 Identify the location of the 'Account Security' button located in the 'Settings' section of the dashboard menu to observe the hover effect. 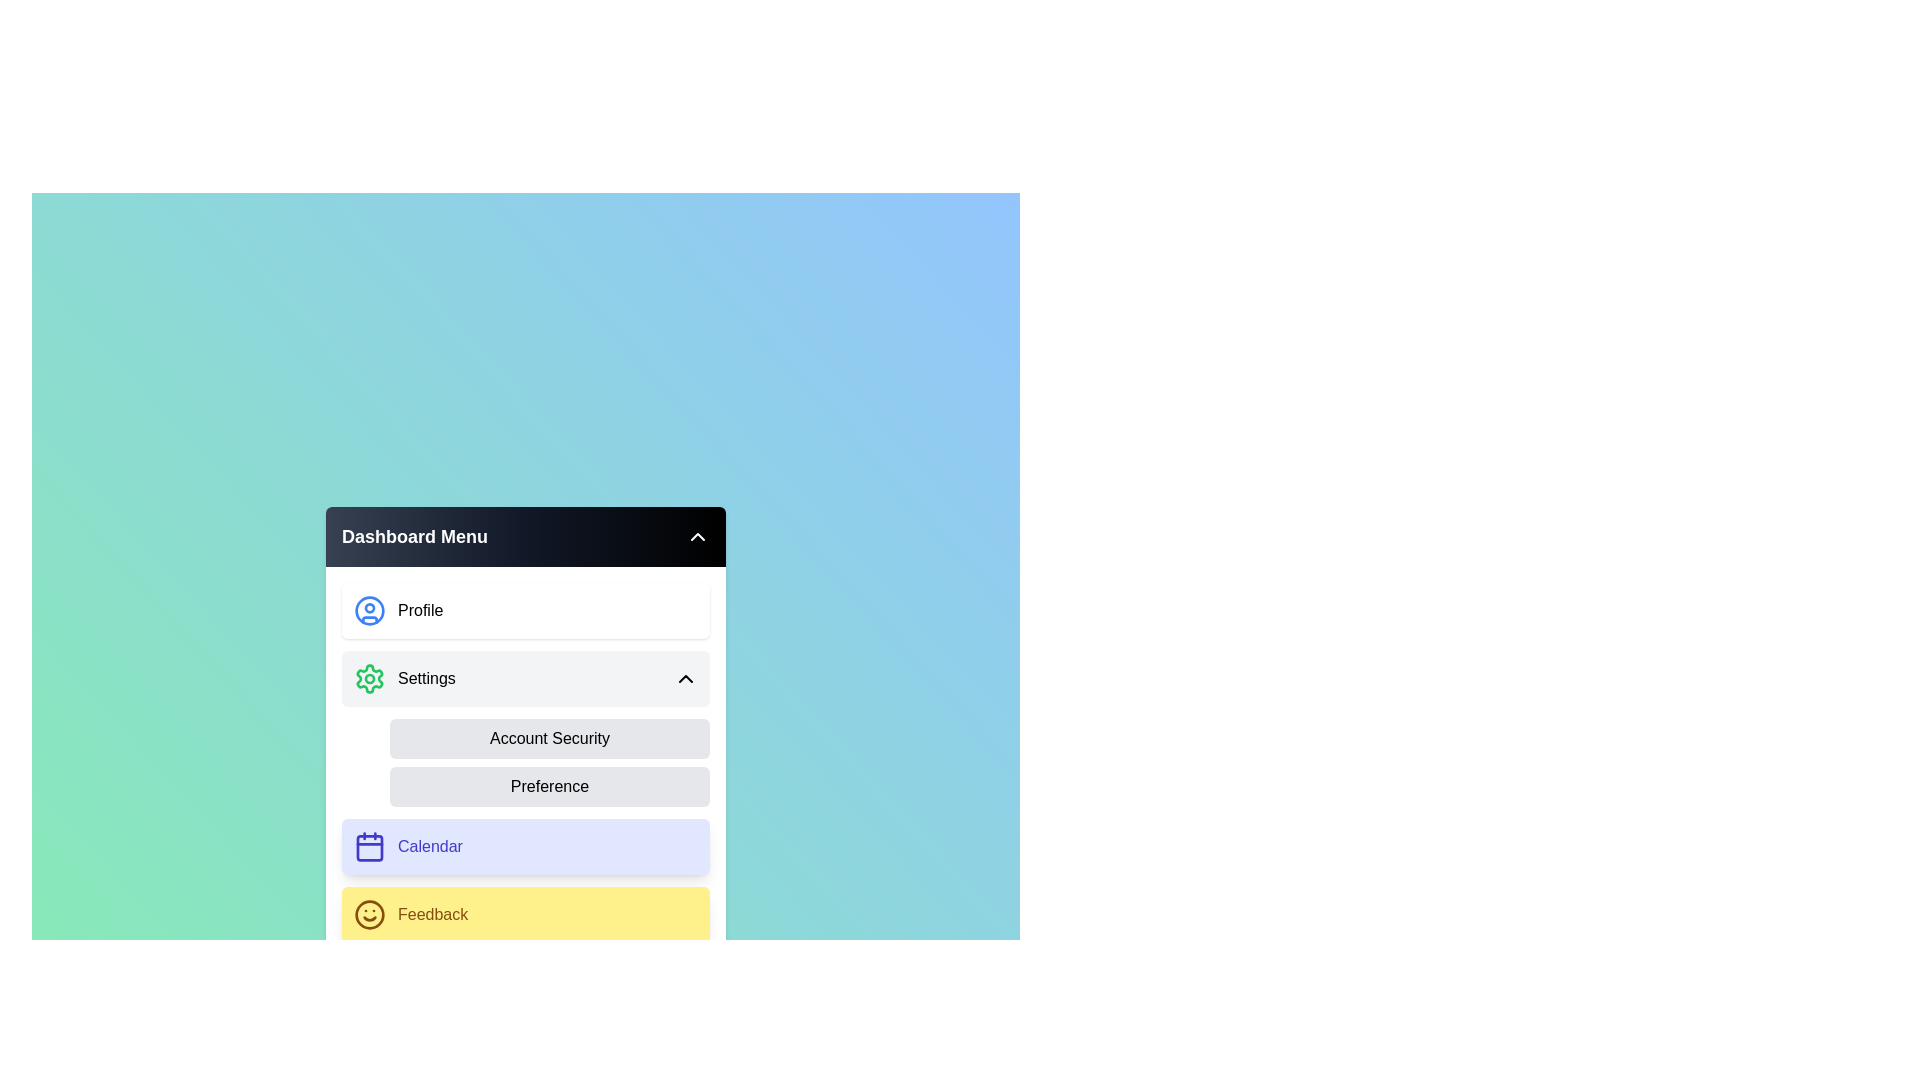
(550, 739).